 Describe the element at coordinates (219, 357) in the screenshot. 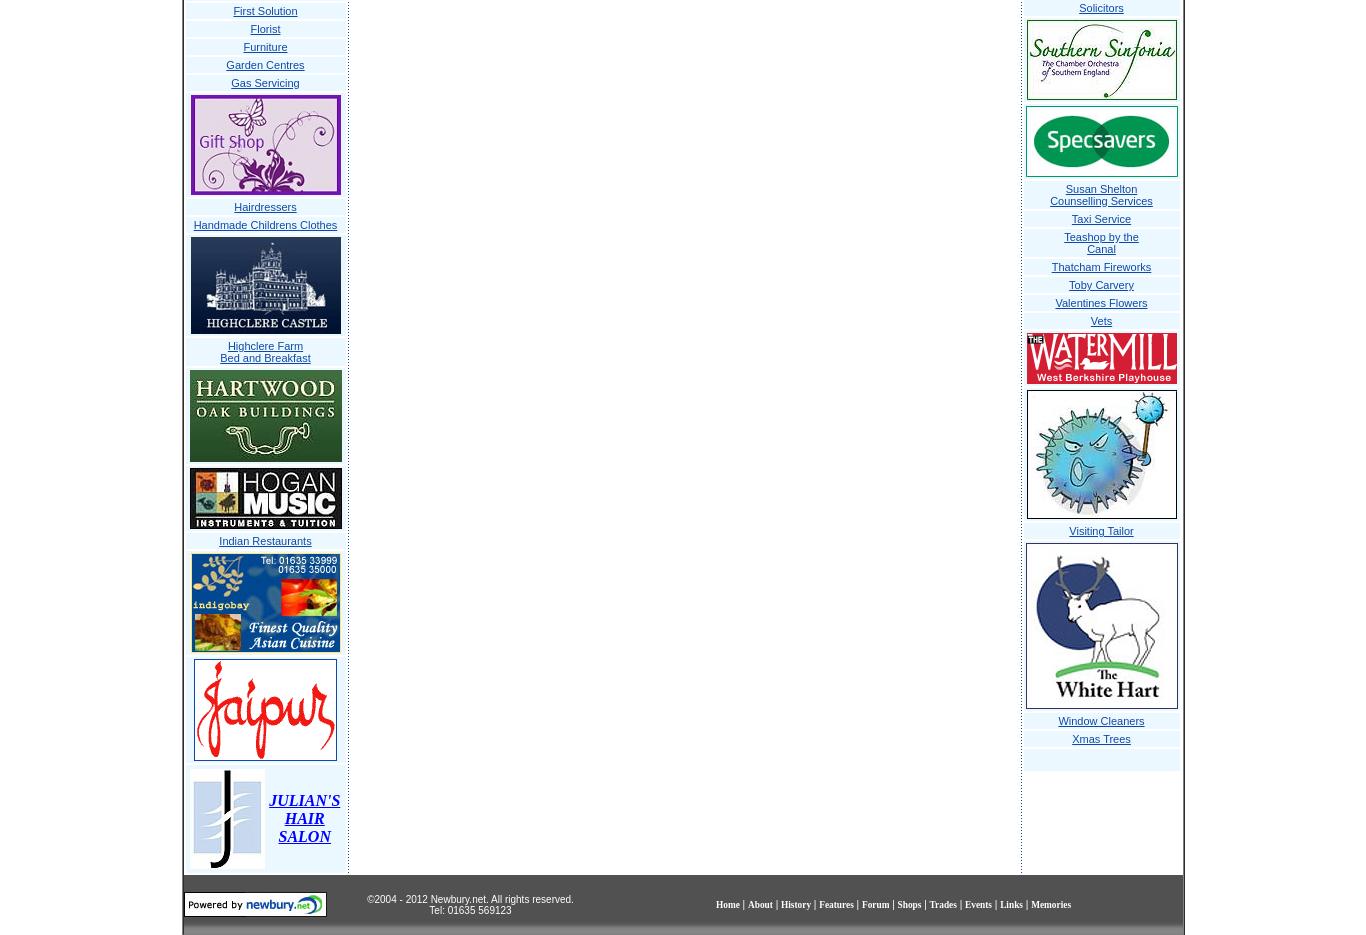

I see `'Bed and Breakfast'` at that location.